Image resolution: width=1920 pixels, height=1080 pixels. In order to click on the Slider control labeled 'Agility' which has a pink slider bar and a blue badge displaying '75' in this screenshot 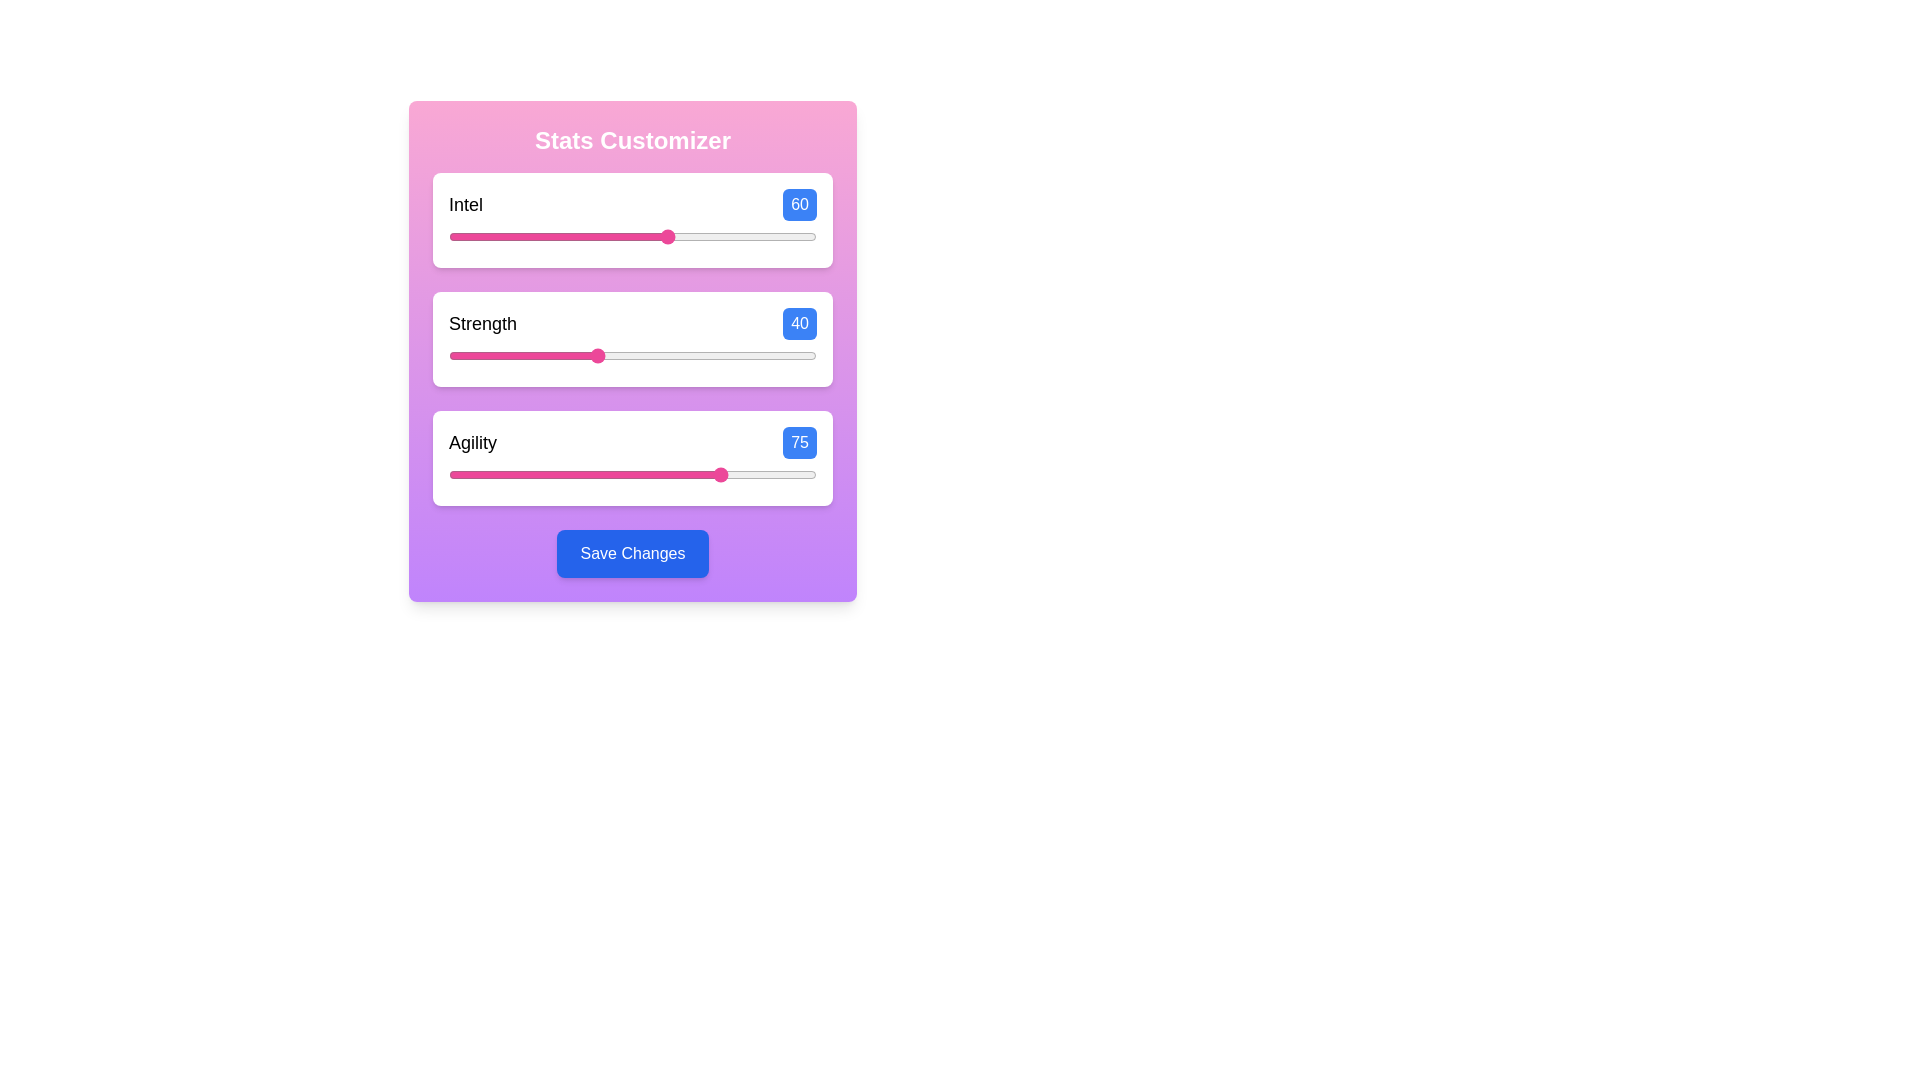, I will do `click(632, 458)`.